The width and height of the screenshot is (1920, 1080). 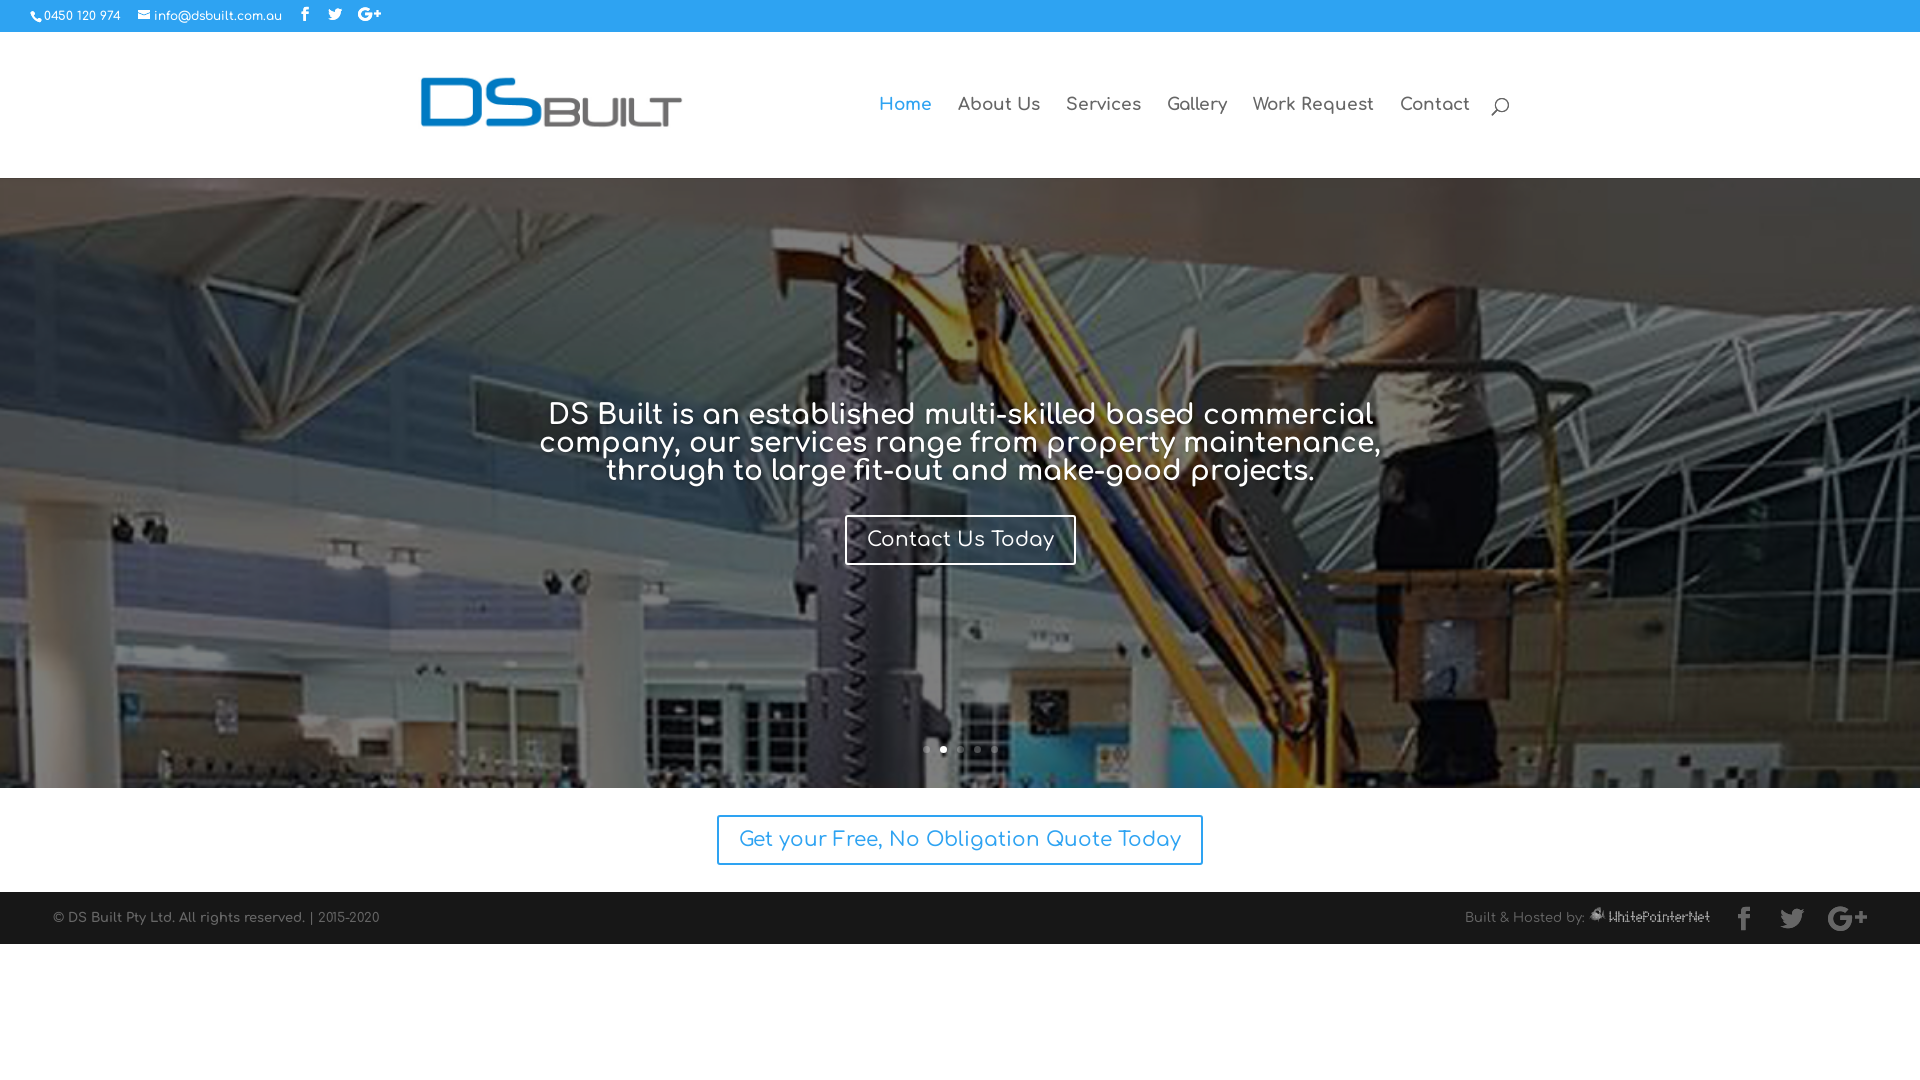 What do you see at coordinates (958, 540) in the screenshot?
I see `'Contact Us Today'` at bounding box center [958, 540].